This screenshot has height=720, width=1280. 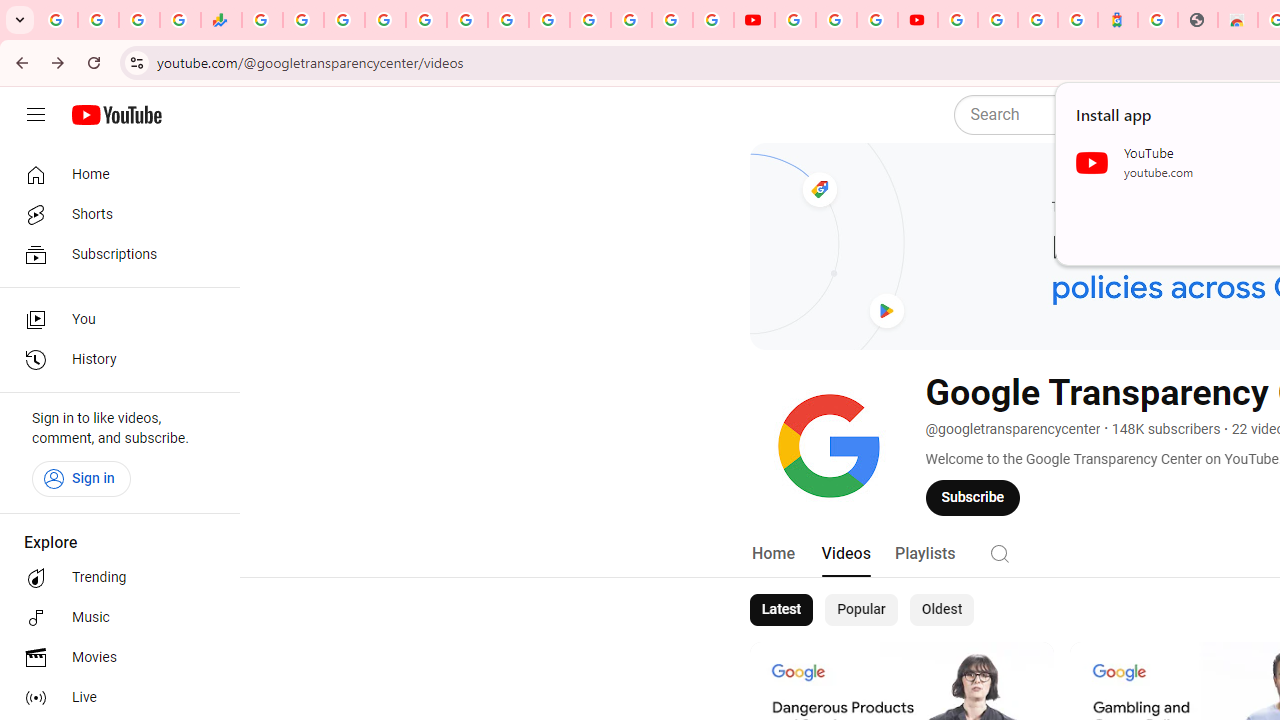 I want to click on 'Content Creator Programs & Opportunities - YouTube Creators', so click(x=917, y=20).